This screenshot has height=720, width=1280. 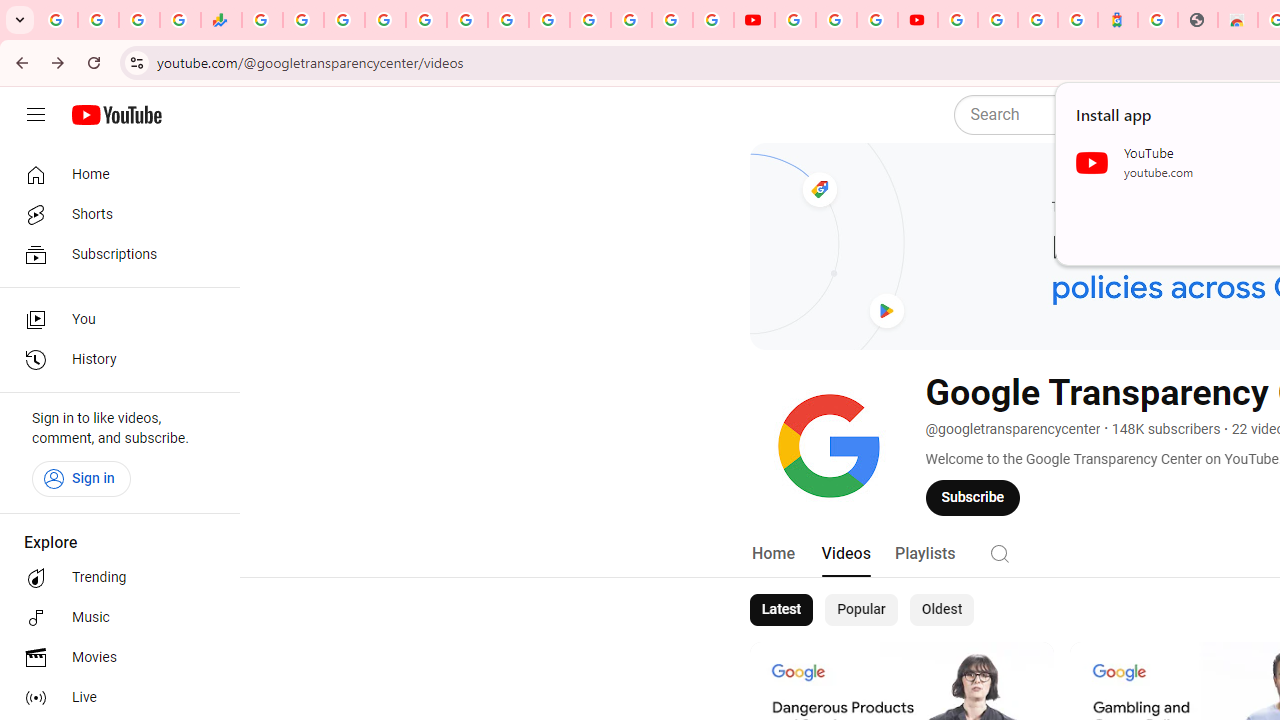 I want to click on 'Content Creator Programs & Opportunities - YouTube Creators', so click(x=917, y=20).